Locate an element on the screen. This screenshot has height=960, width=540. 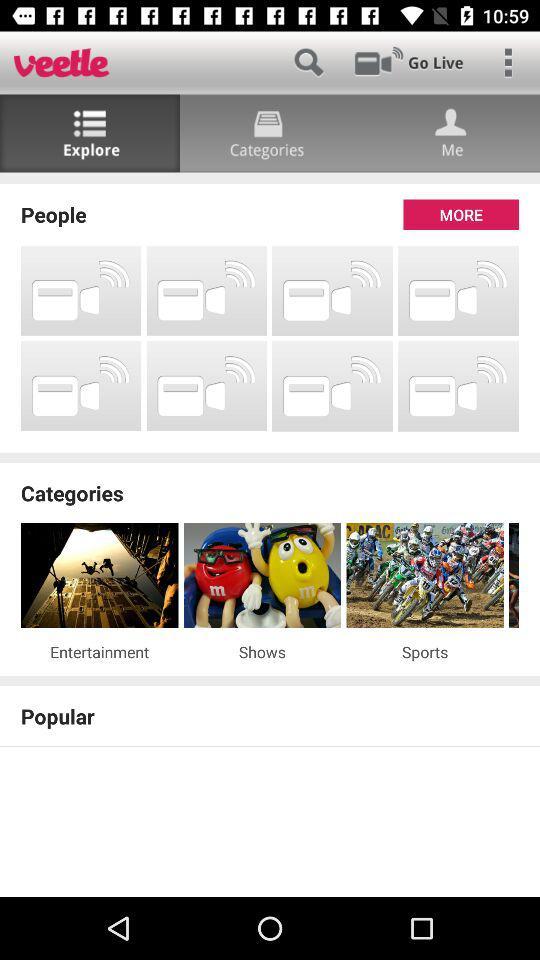
the item below the categories item is located at coordinates (424, 575).